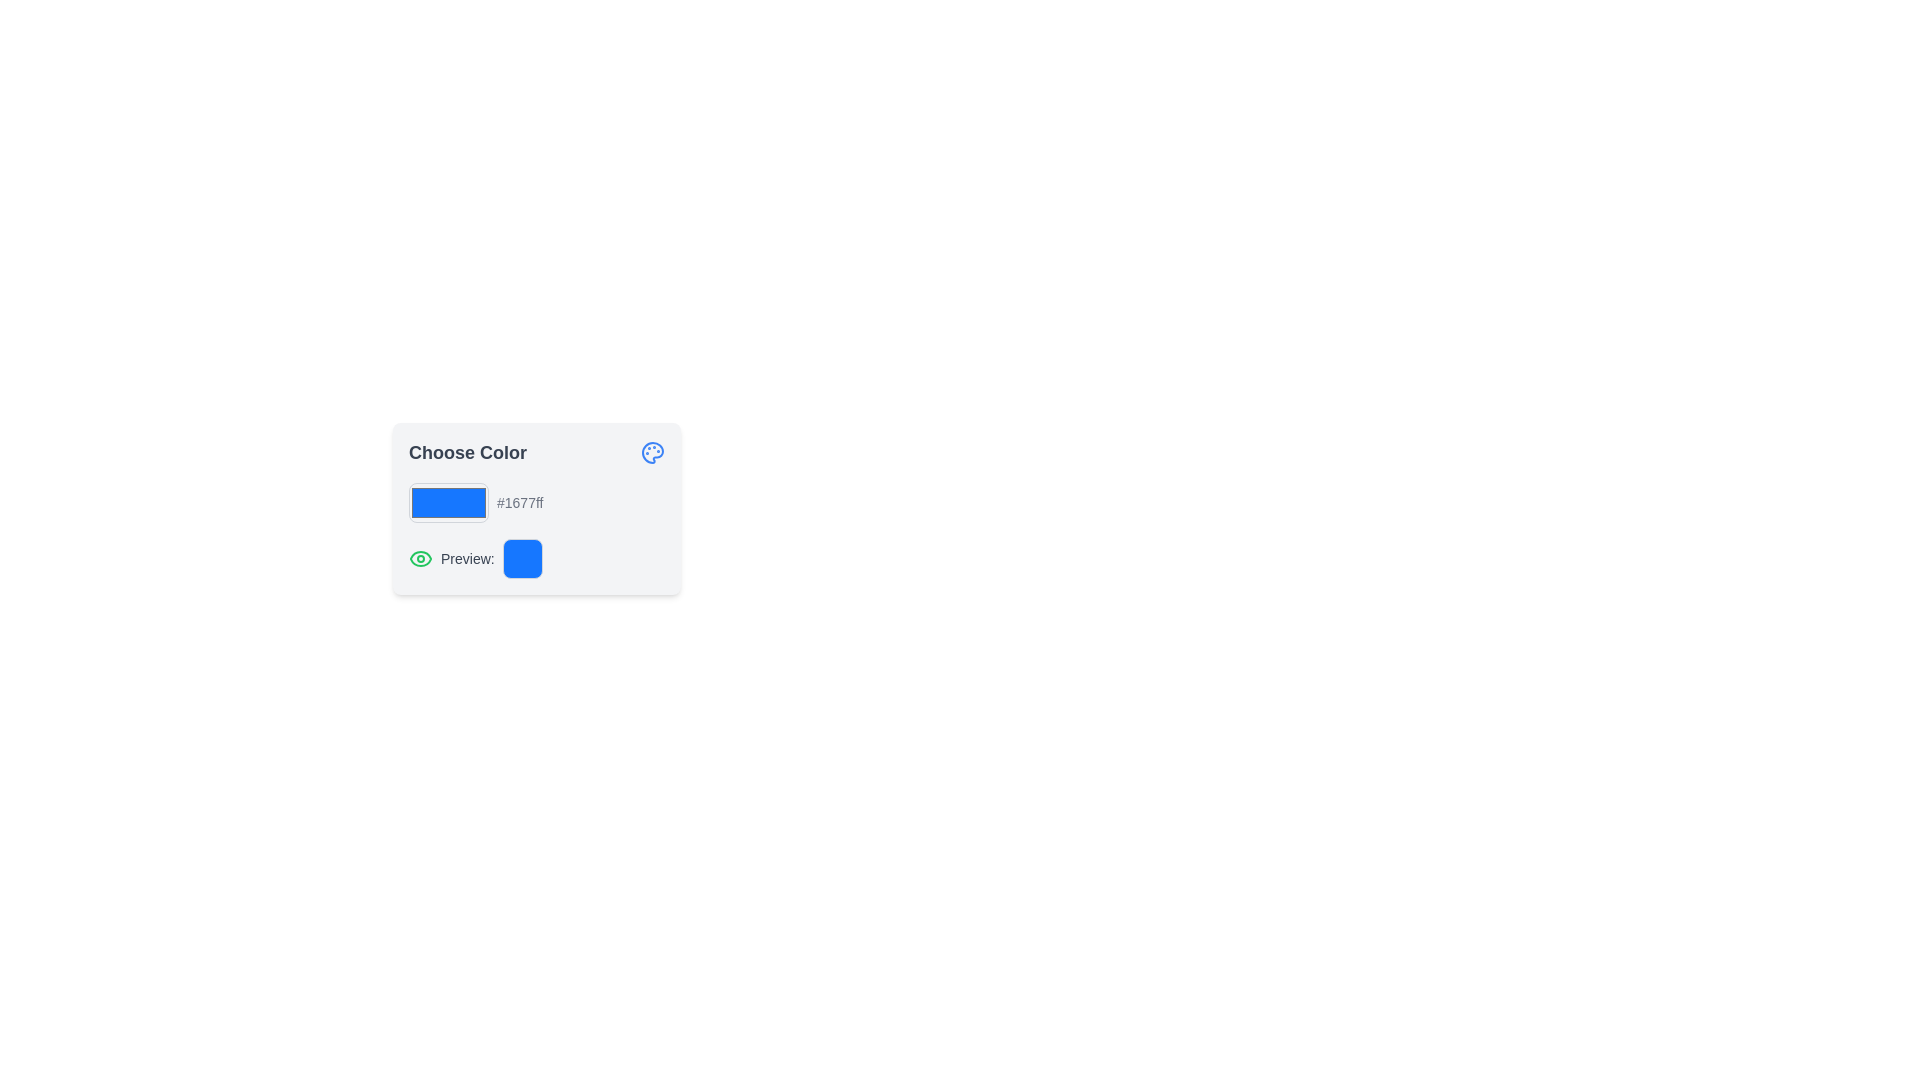 Image resolution: width=1920 pixels, height=1080 pixels. Describe the element at coordinates (652, 452) in the screenshot. I see `the color picker icon located in the top-right corner of the 'Choose Color' box, which visually represents the color selection feature` at that location.